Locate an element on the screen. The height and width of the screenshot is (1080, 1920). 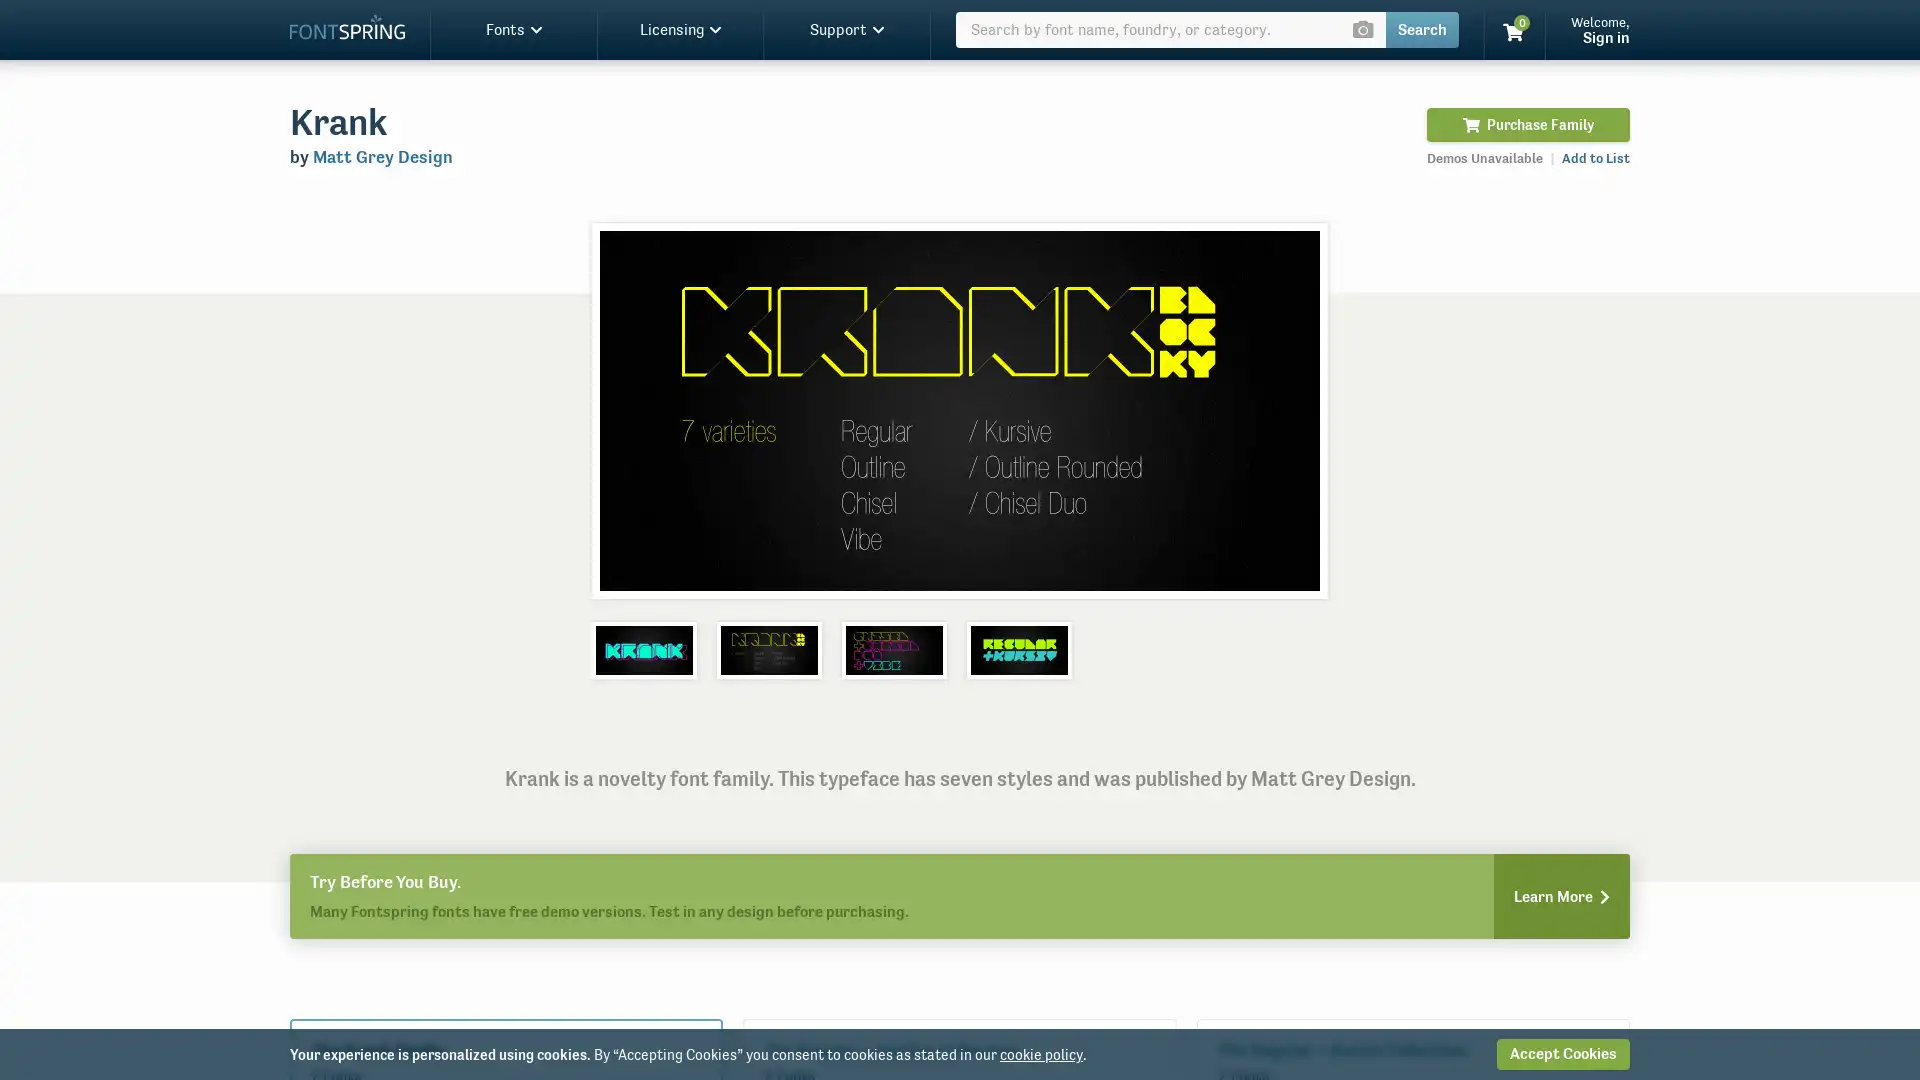
Purchase Family is located at coordinates (1527, 124).